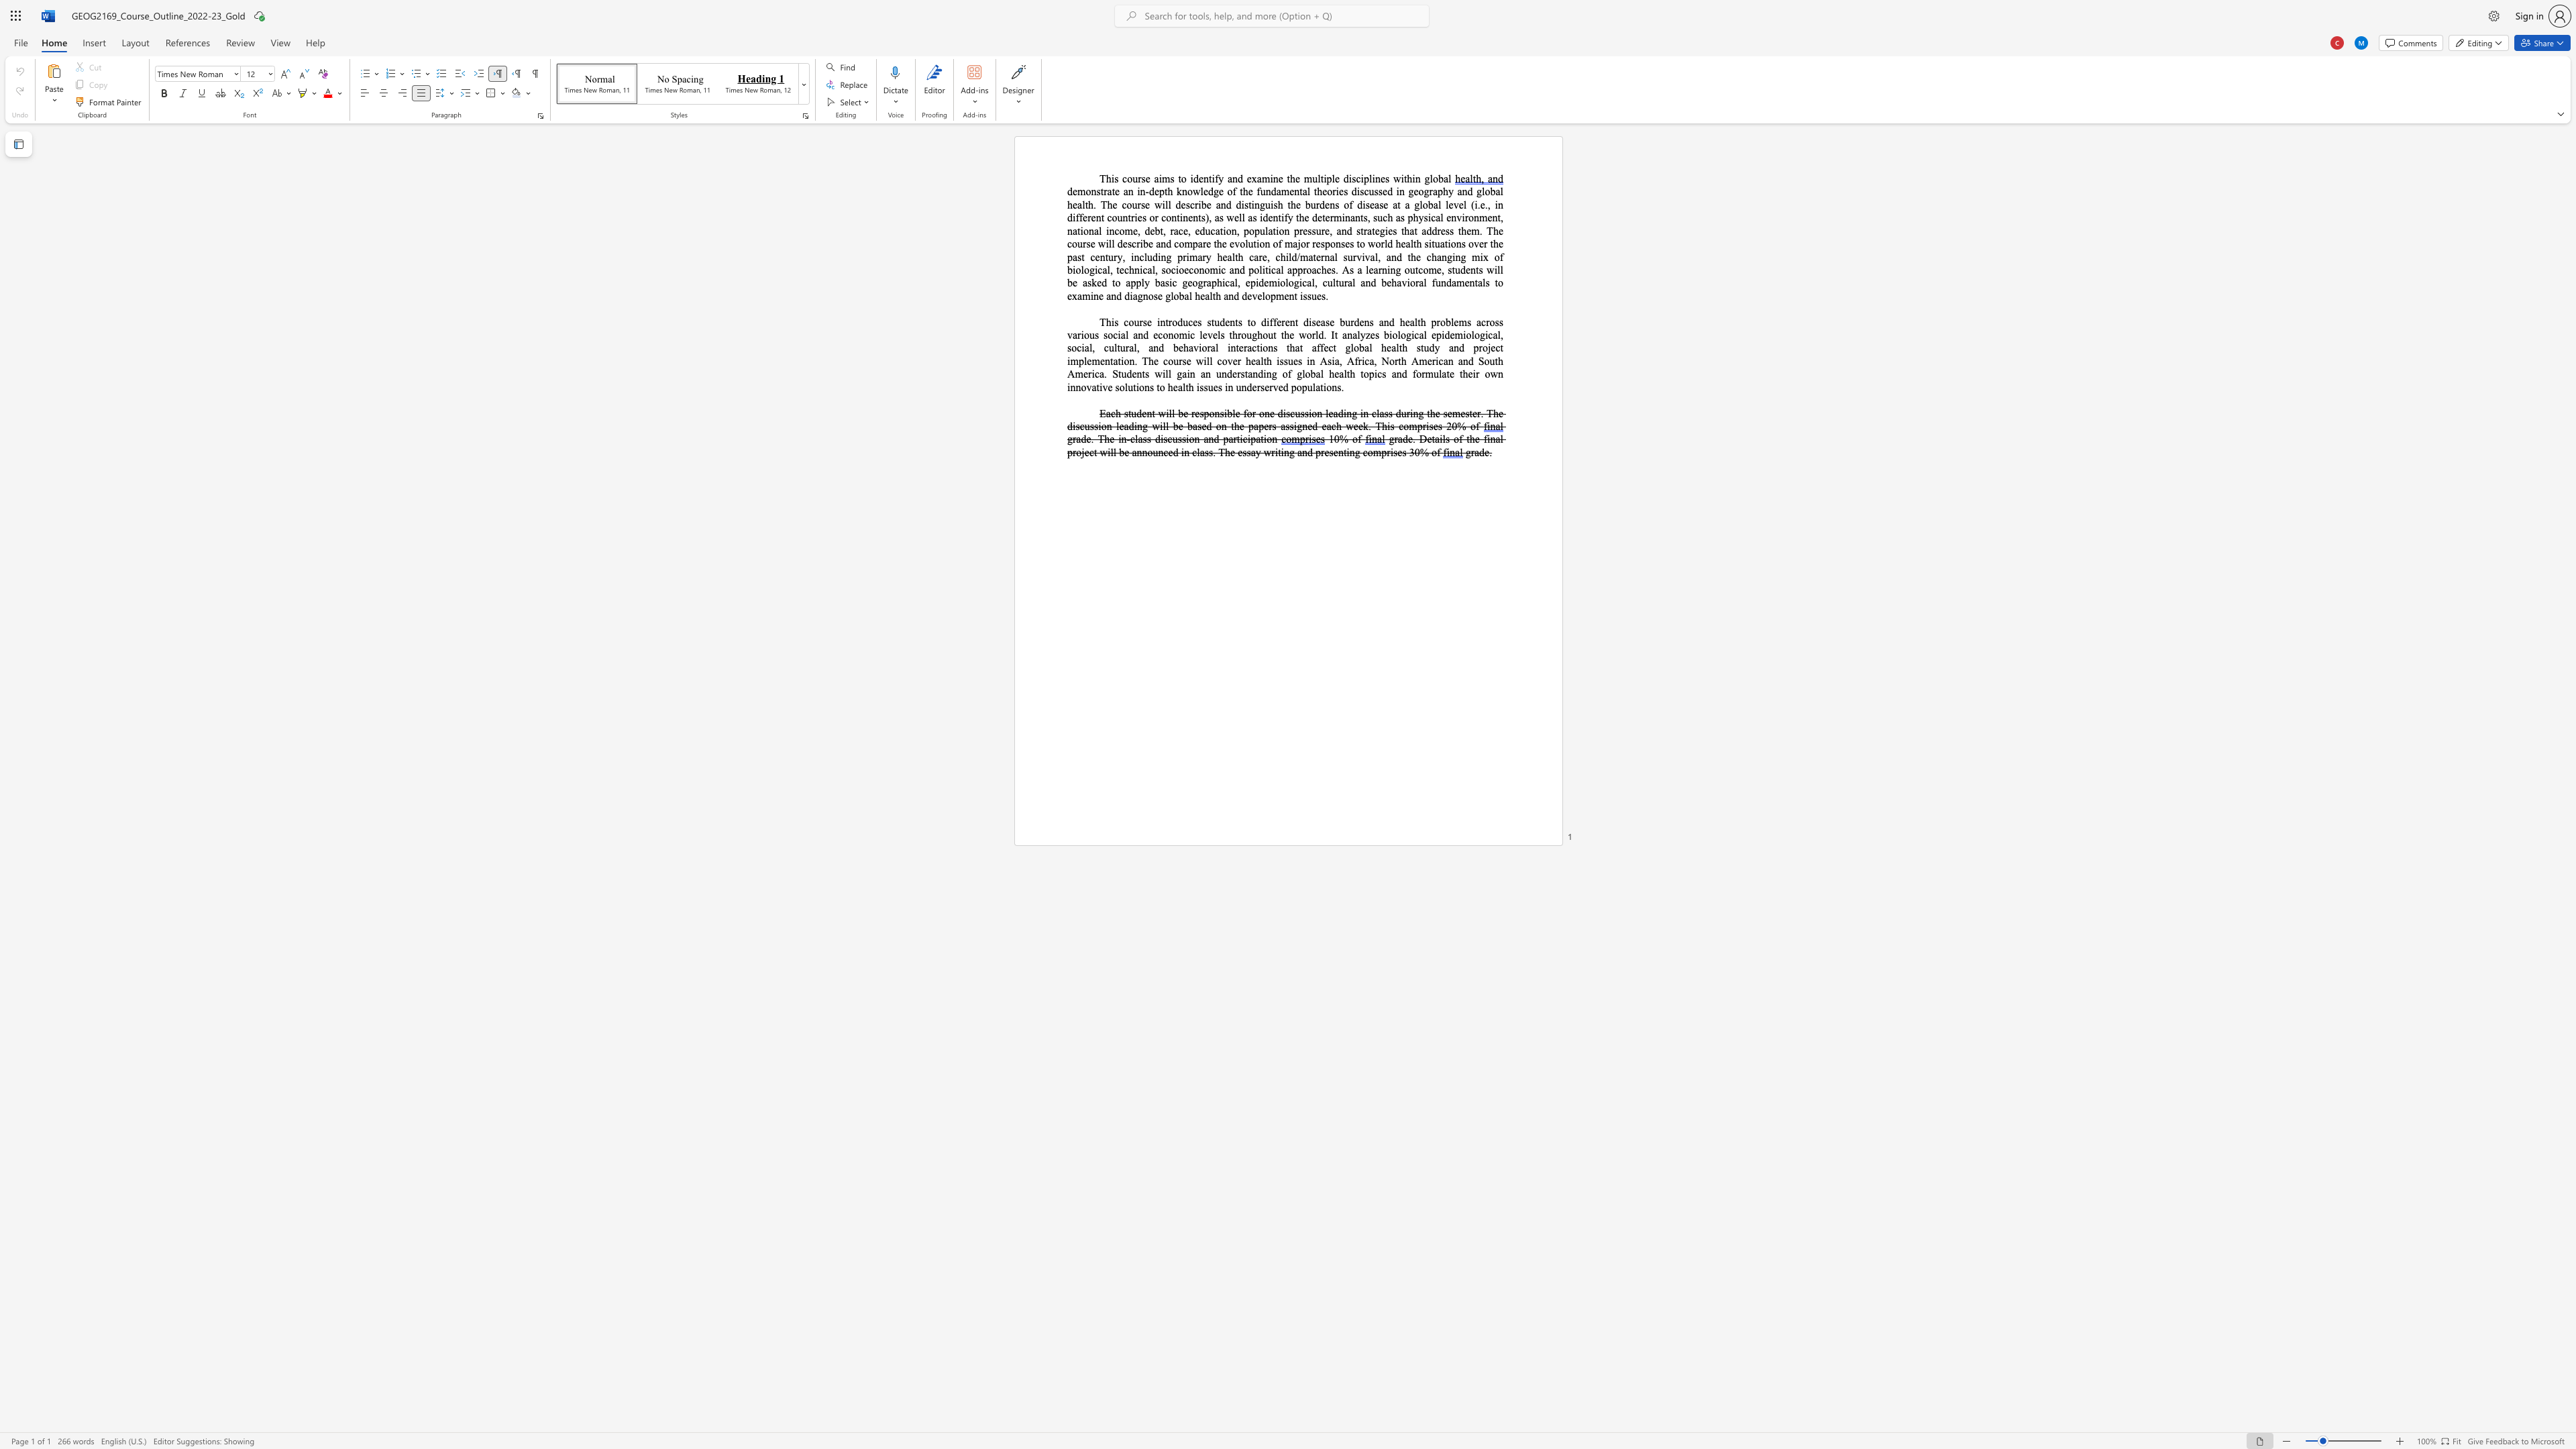 Image resolution: width=2576 pixels, height=1449 pixels. Describe the element at coordinates (1144, 439) in the screenshot. I see `the 1th character "s" in the text` at that location.